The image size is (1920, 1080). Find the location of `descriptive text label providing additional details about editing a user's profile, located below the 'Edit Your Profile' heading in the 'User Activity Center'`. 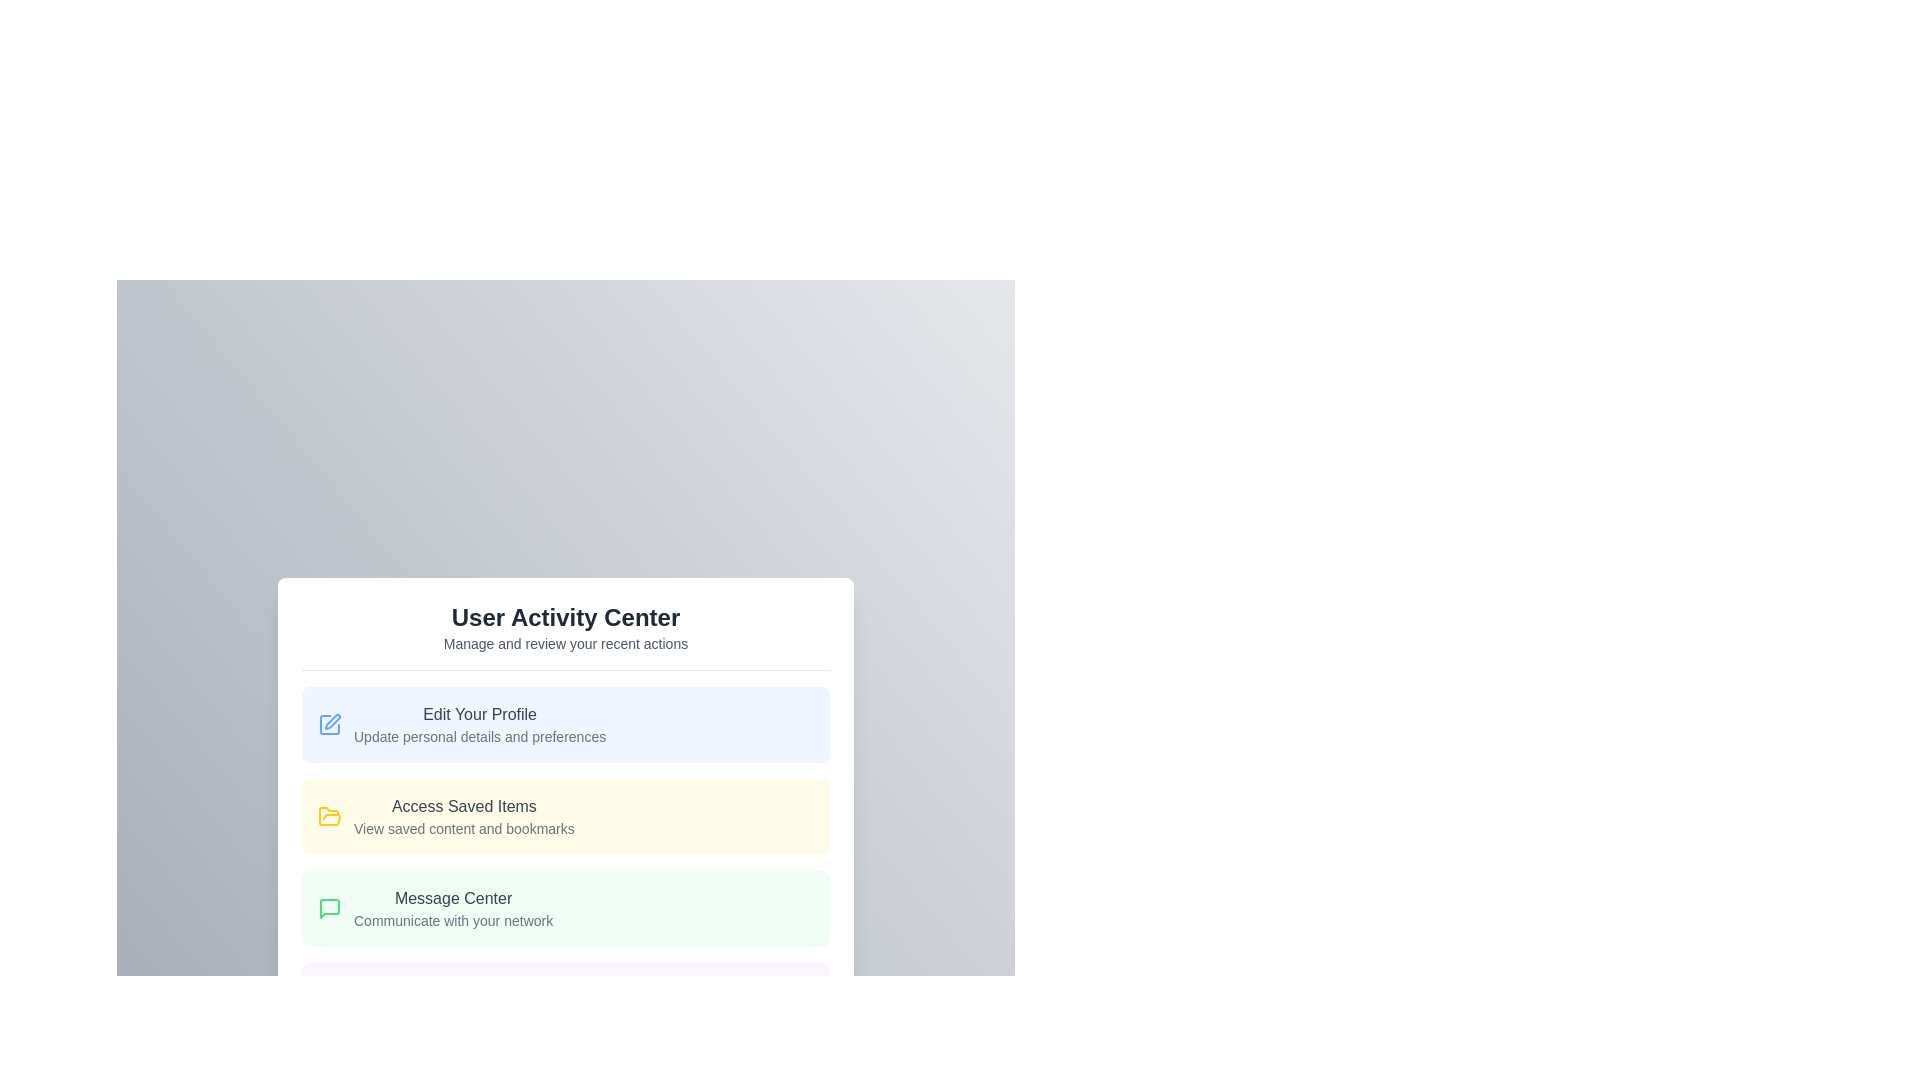

descriptive text label providing additional details about editing a user's profile, located below the 'Edit Your Profile' heading in the 'User Activity Center' is located at coordinates (480, 736).